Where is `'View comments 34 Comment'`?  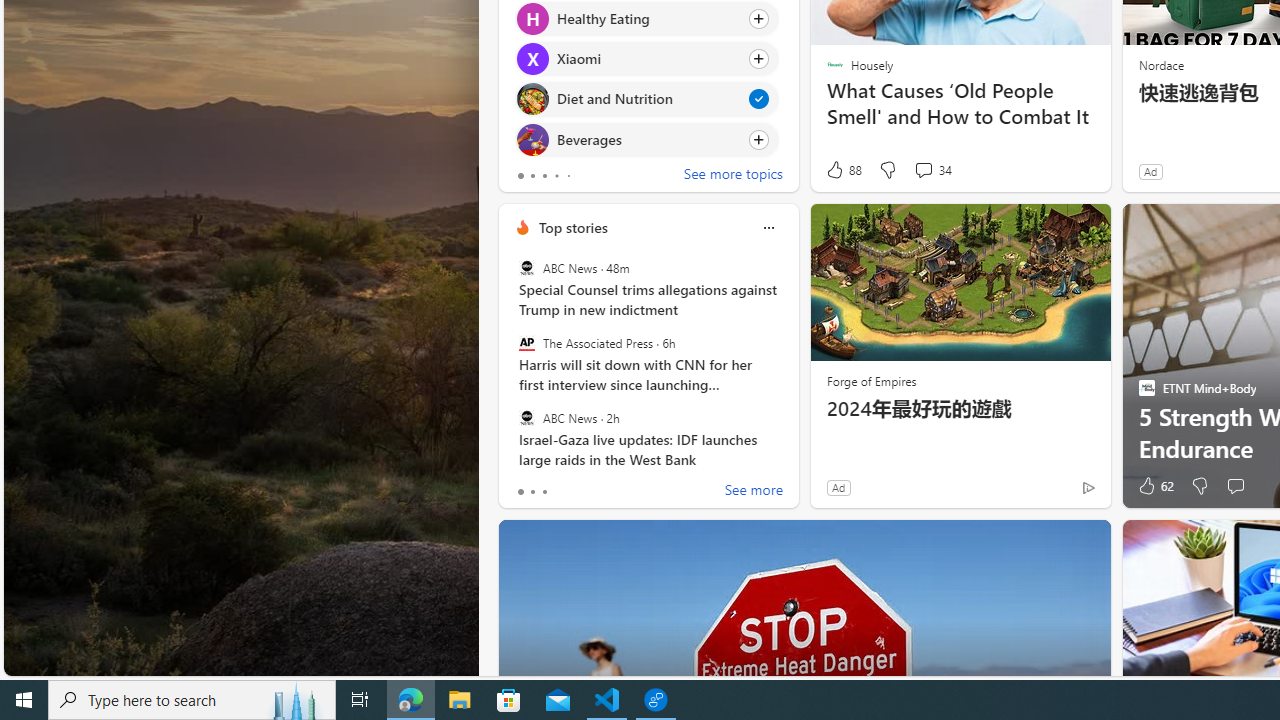
'View comments 34 Comment' is located at coordinates (922, 168).